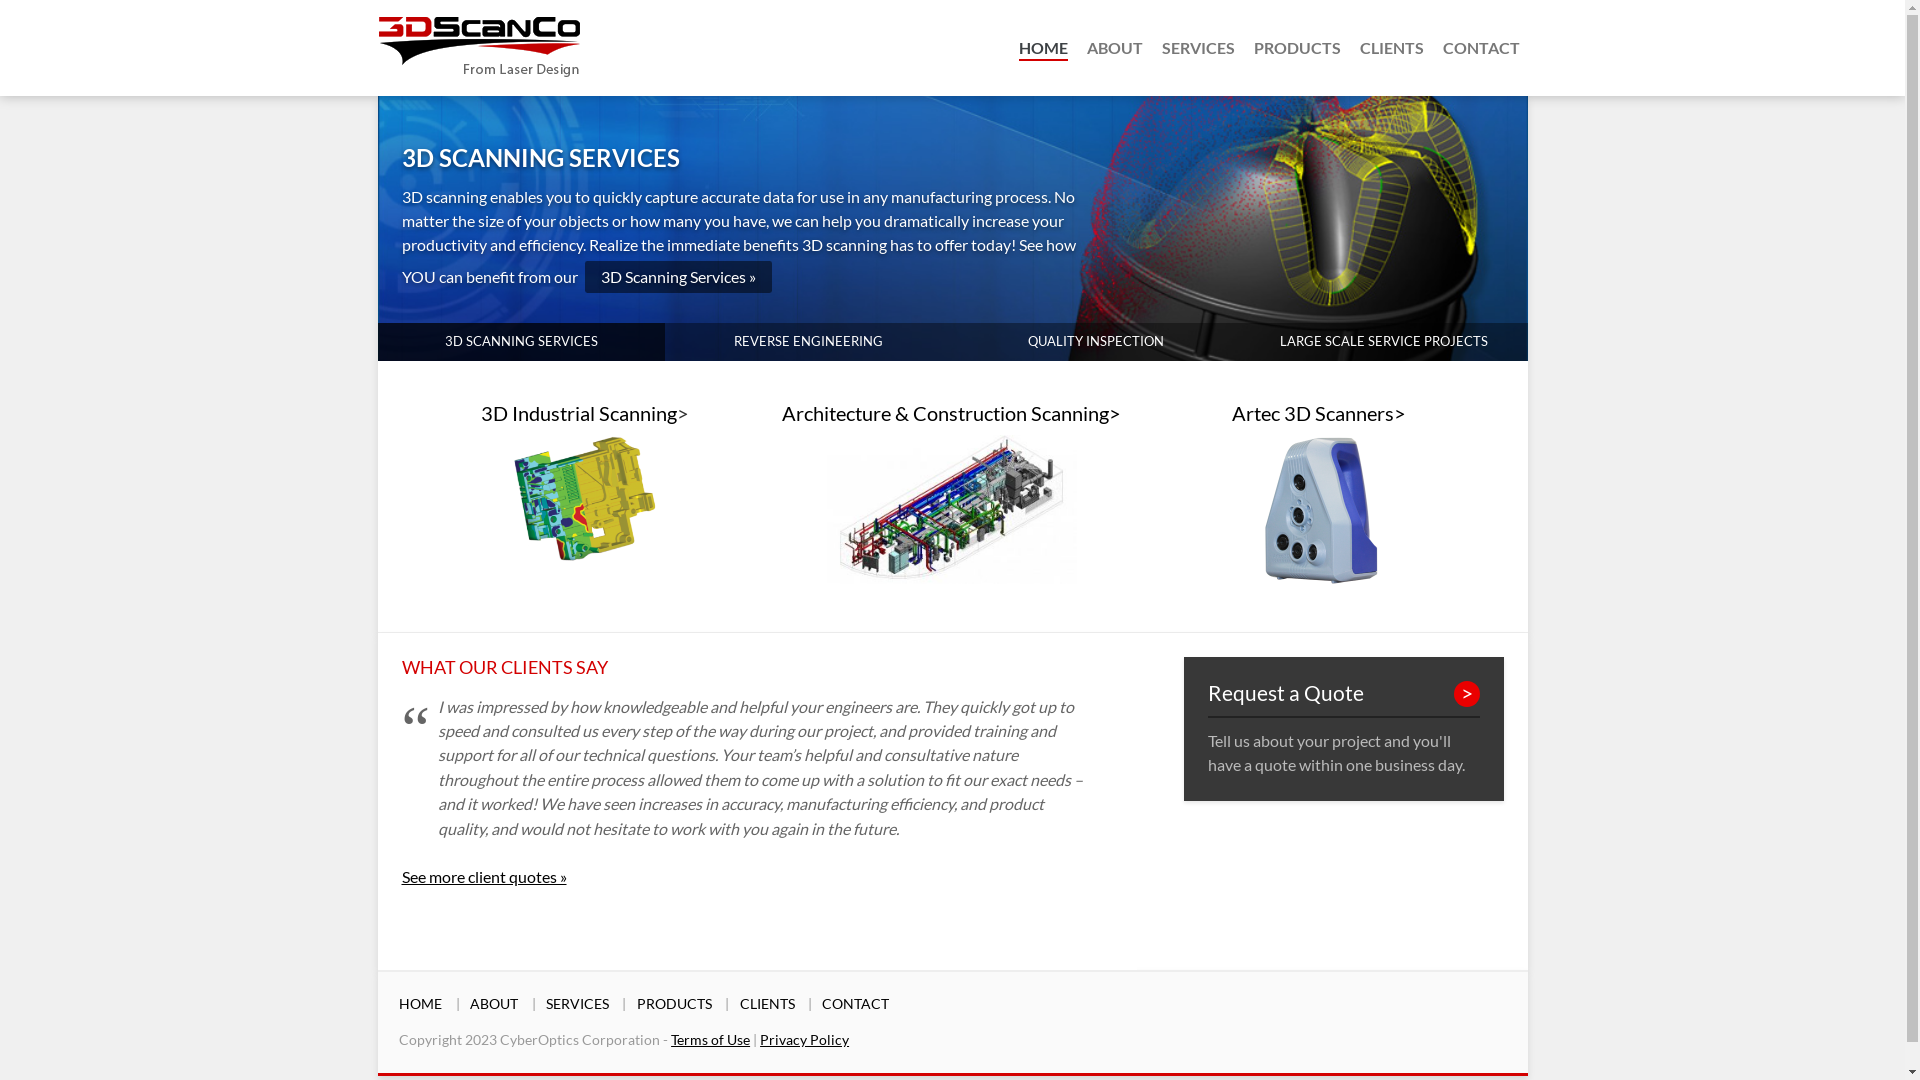  What do you see at coordinates (480, 411) in the screenshot?
I see `'3D Industrial Scanning'` at bounding box center [480, 411].